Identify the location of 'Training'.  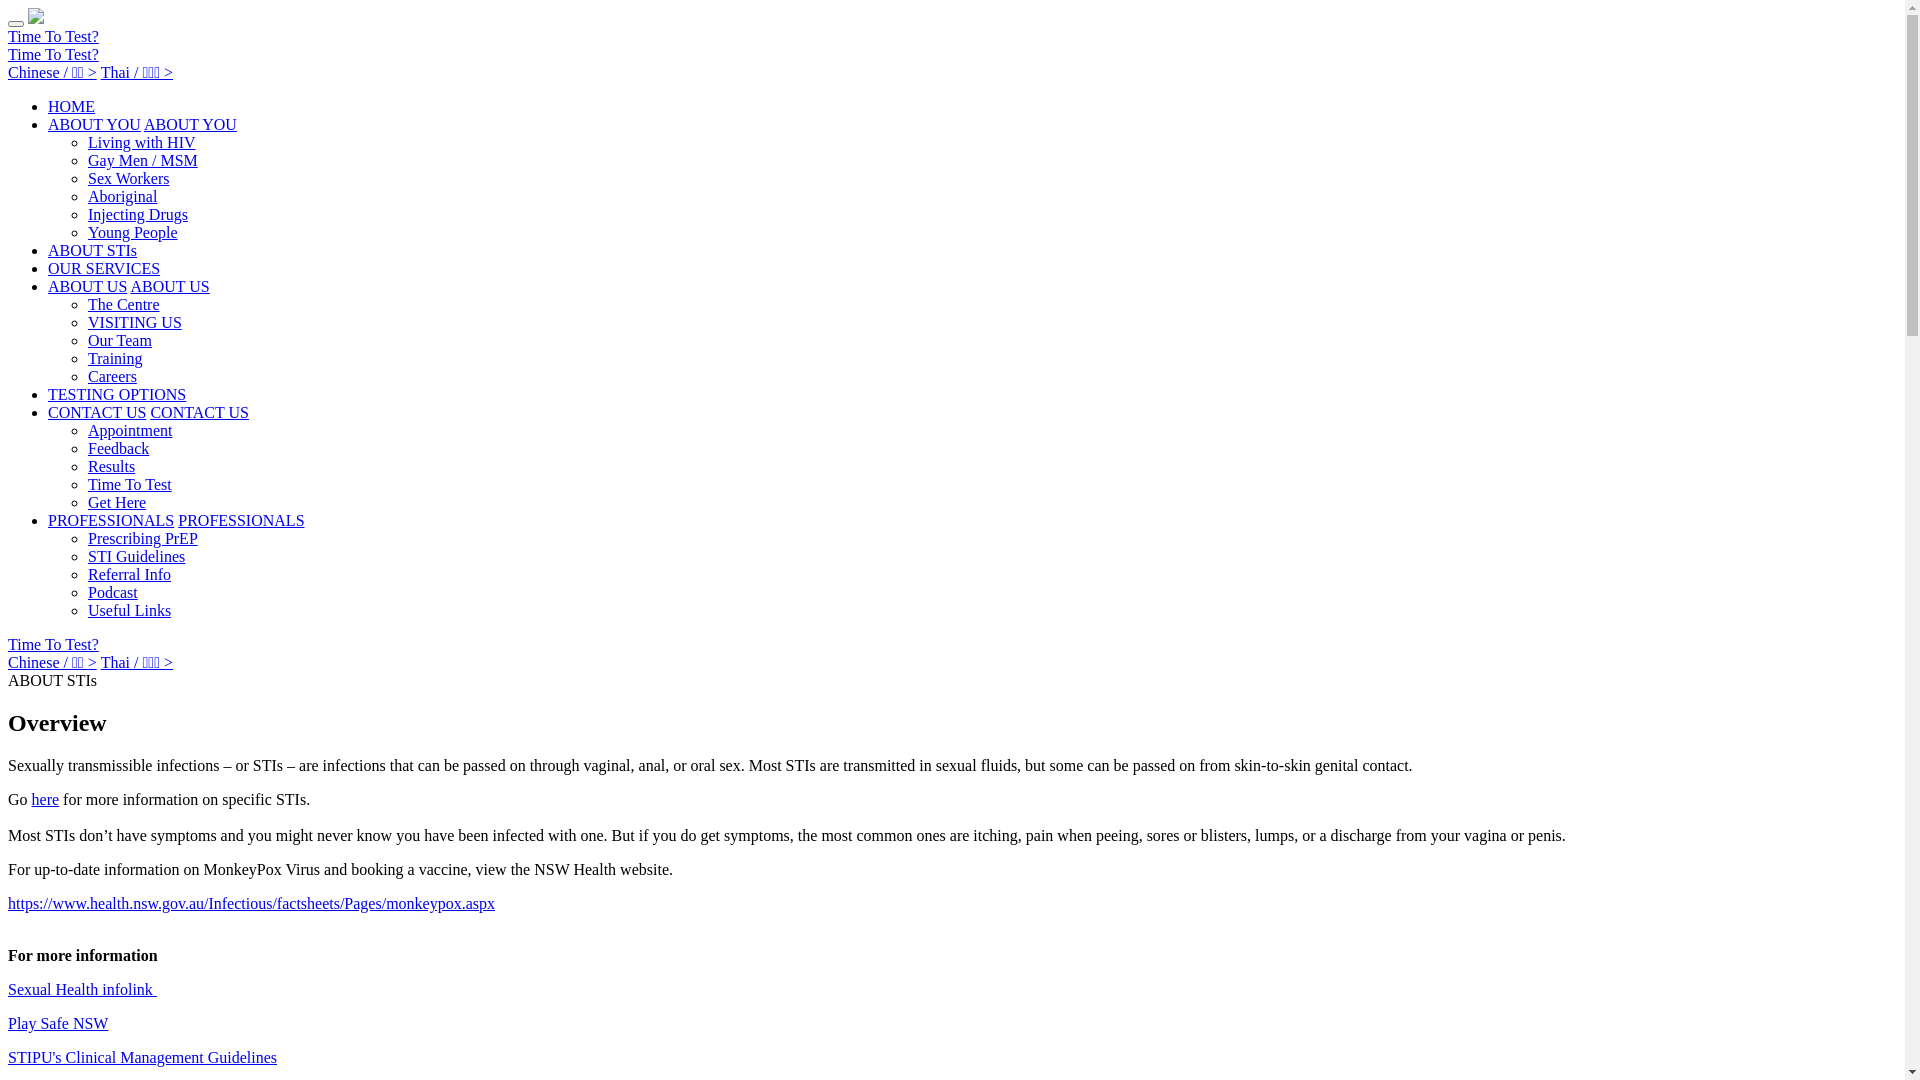
(114, 357).